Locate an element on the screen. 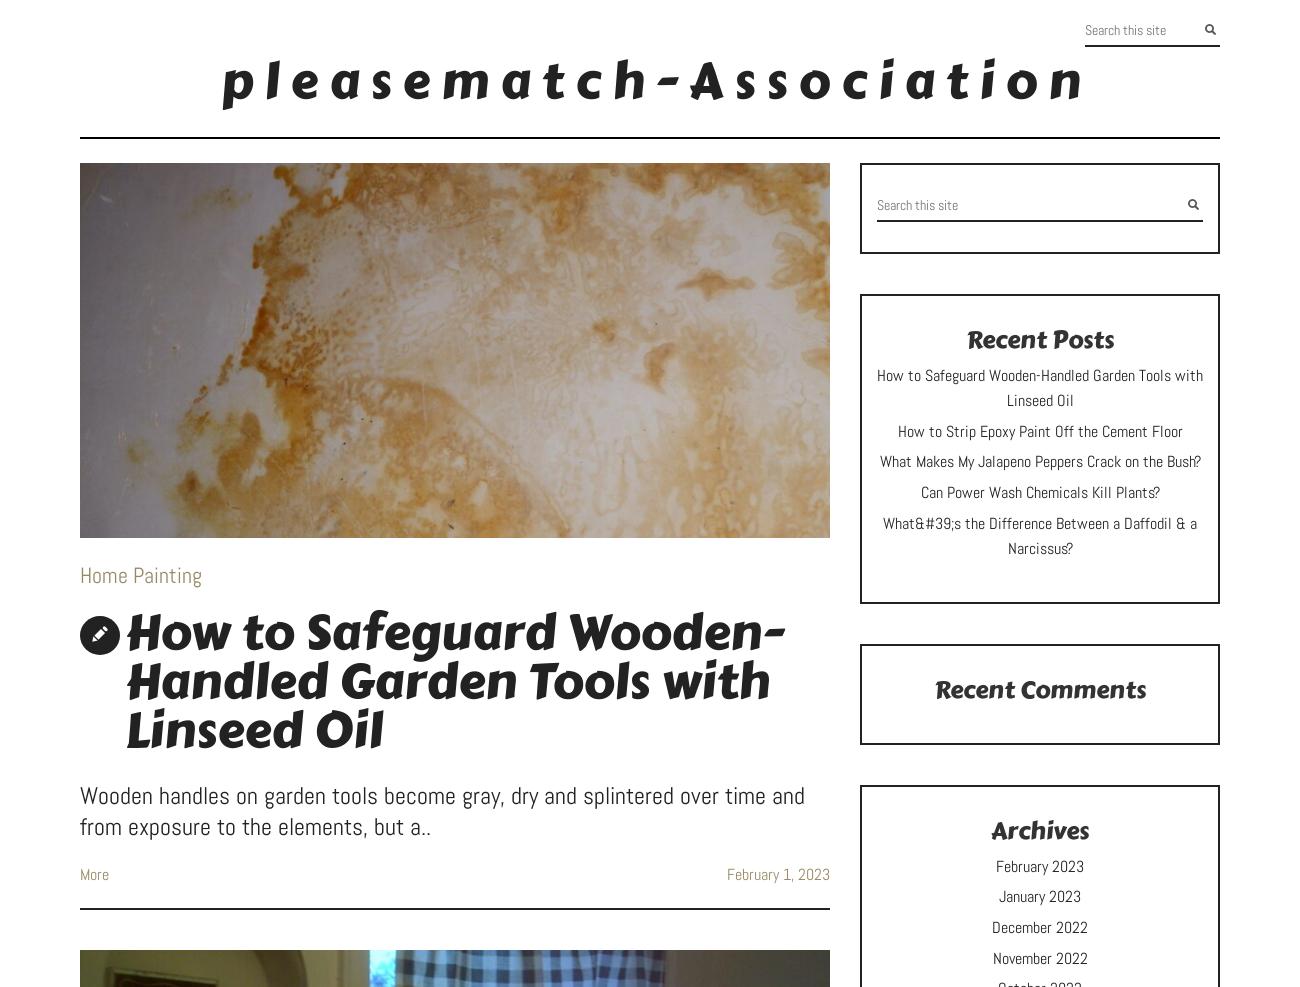 This screenshot has height=987, width=1300. 'What Makes My Jalapeno Peppers Crack on the Bush?' is located at coordinates (1039, 460).